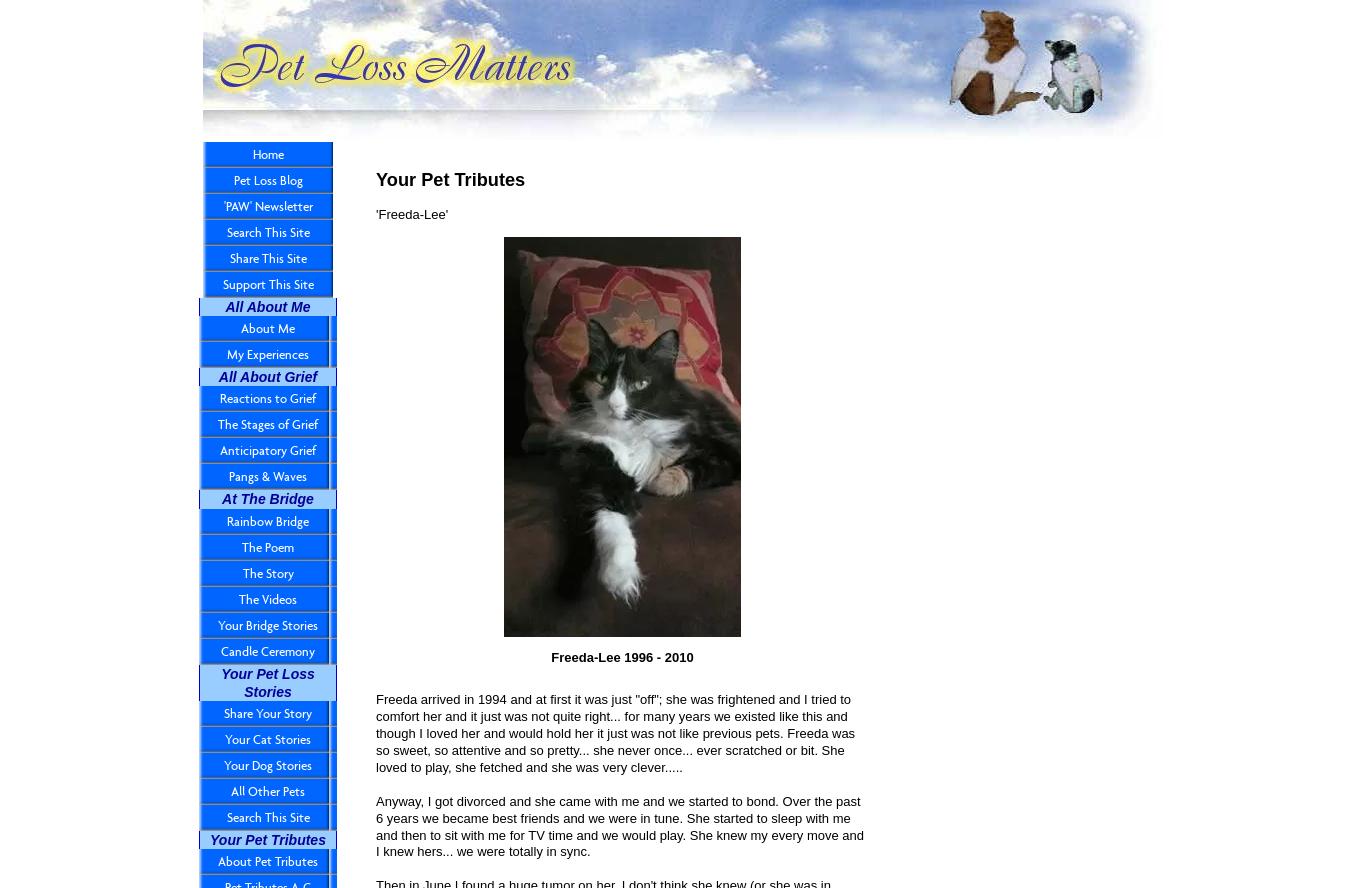 Image resolution: width=1366 pixels, height=888 pixels. Describe the element at coordinates (233, 179) in the screenshot. I see `'Pet Loss Blog'` at that location.